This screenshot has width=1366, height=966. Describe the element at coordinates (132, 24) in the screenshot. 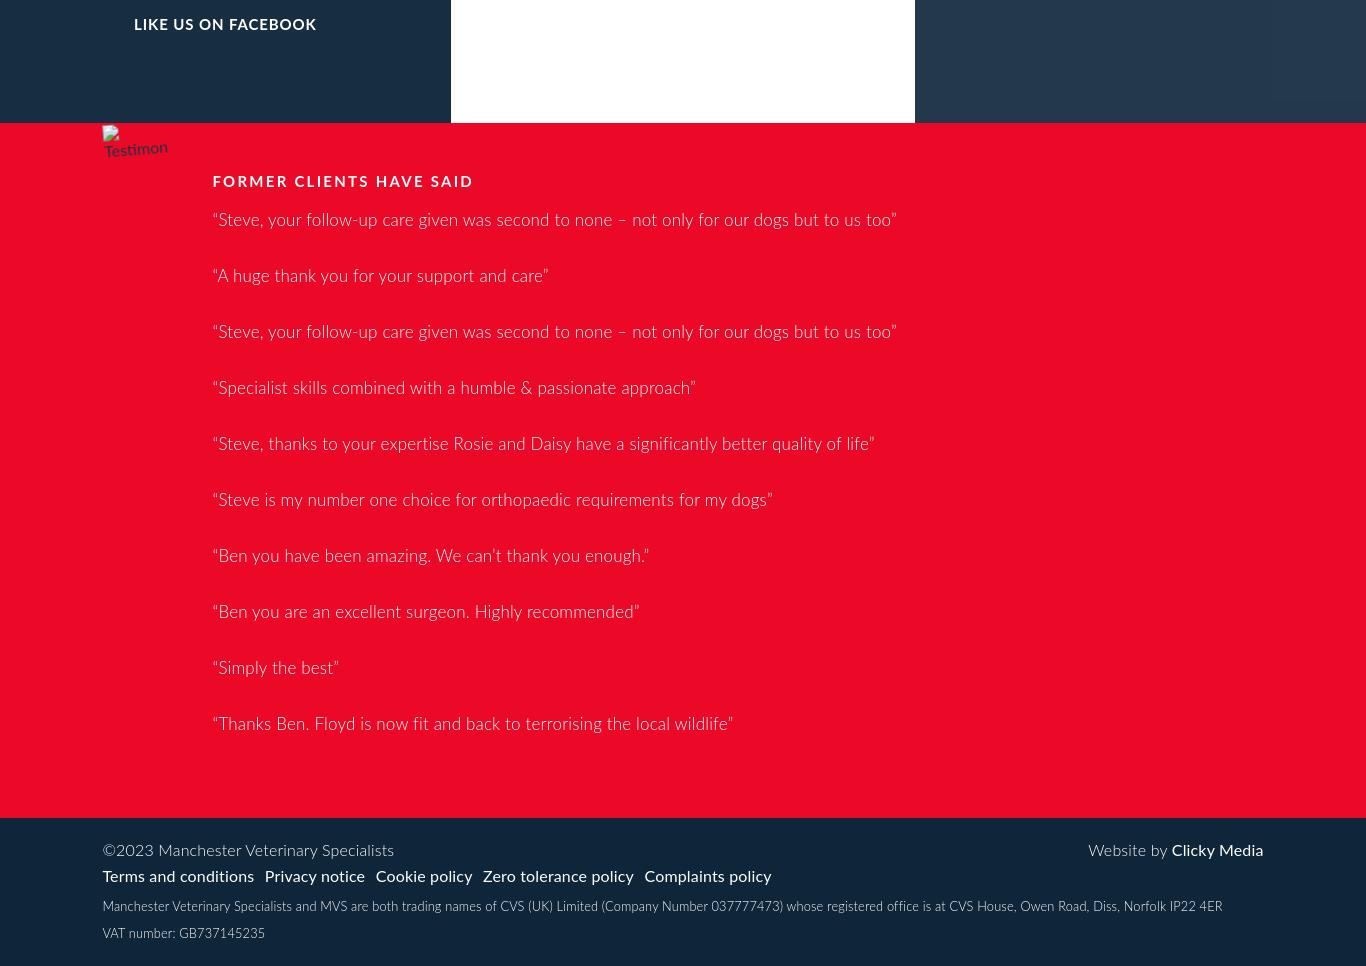

I see `'Like us on Facebook'` at that location.